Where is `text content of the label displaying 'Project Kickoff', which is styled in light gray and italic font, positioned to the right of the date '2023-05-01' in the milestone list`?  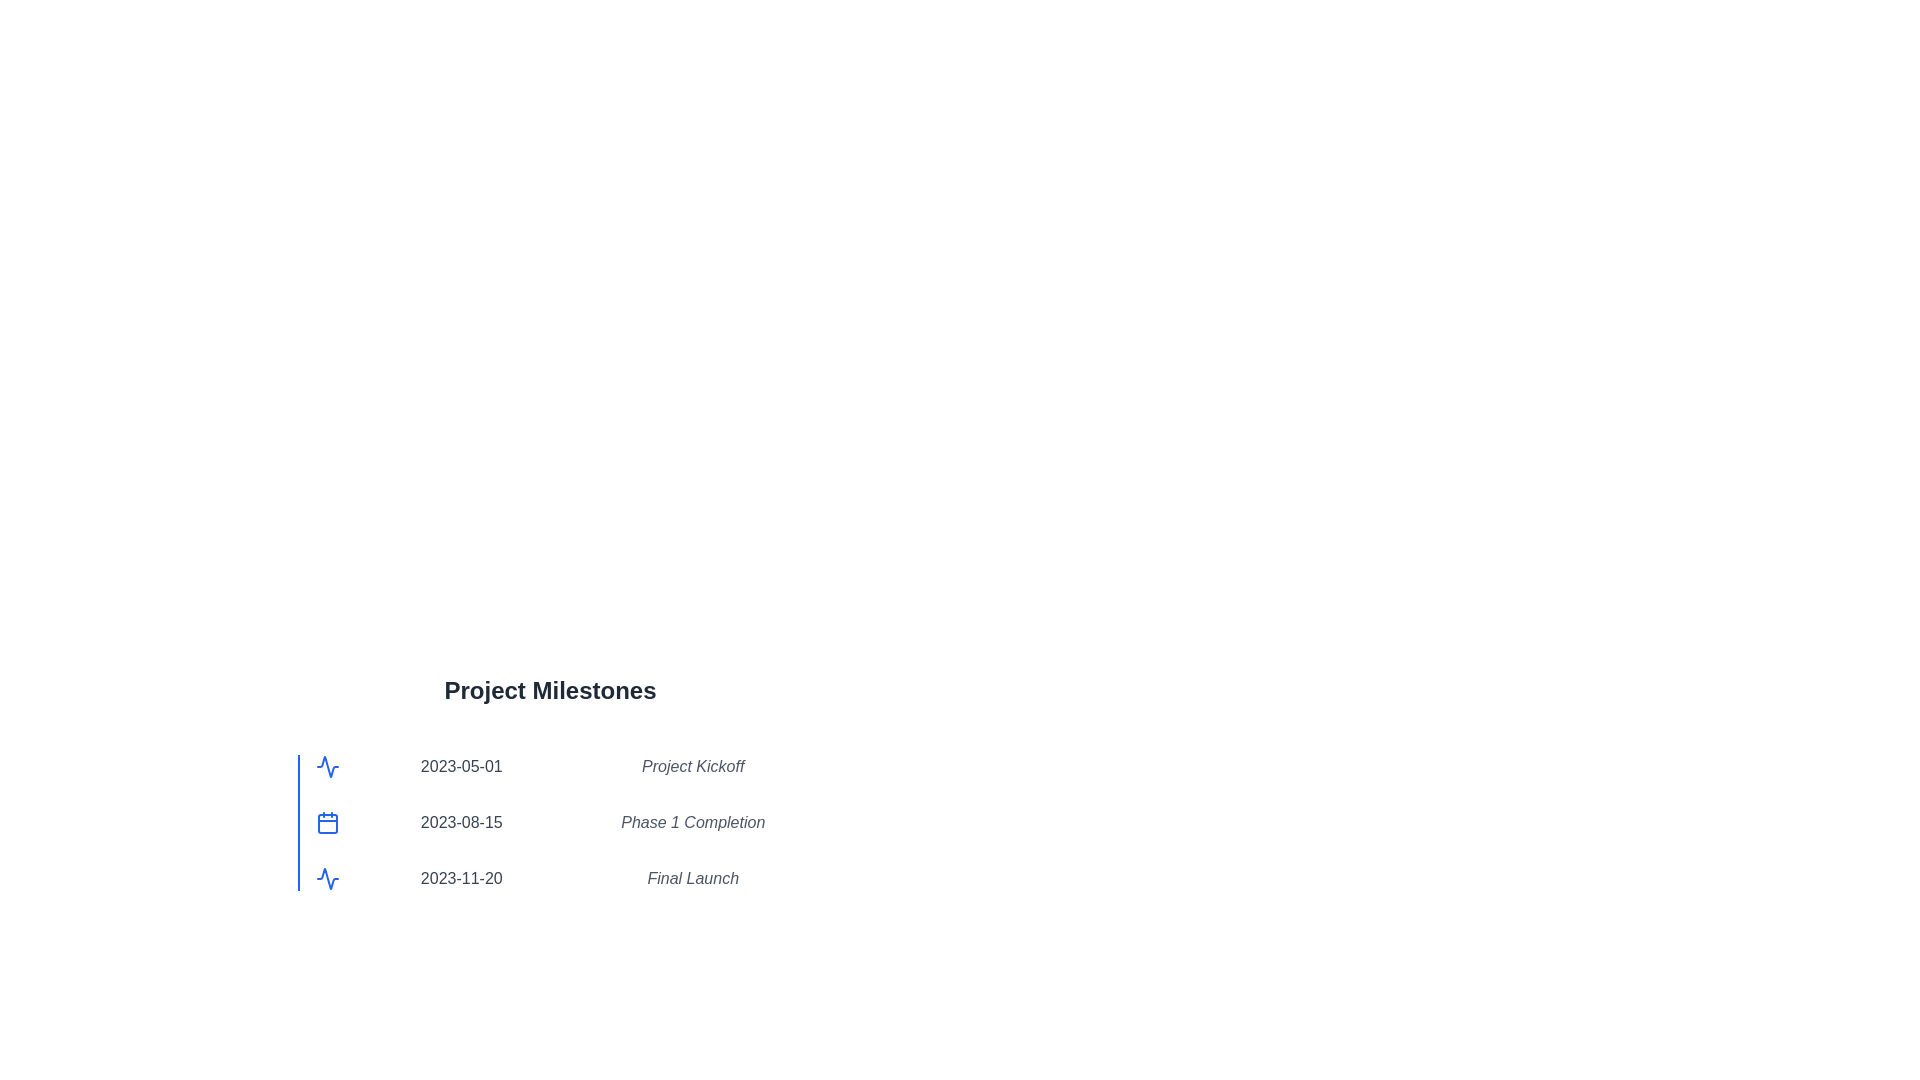
text content of the label displaying 'Project Kickoff', which is styled in light gray and italic font, positioned to the right of the date '2023-05-01' in the milestone list is located at coordinates (693, 766).